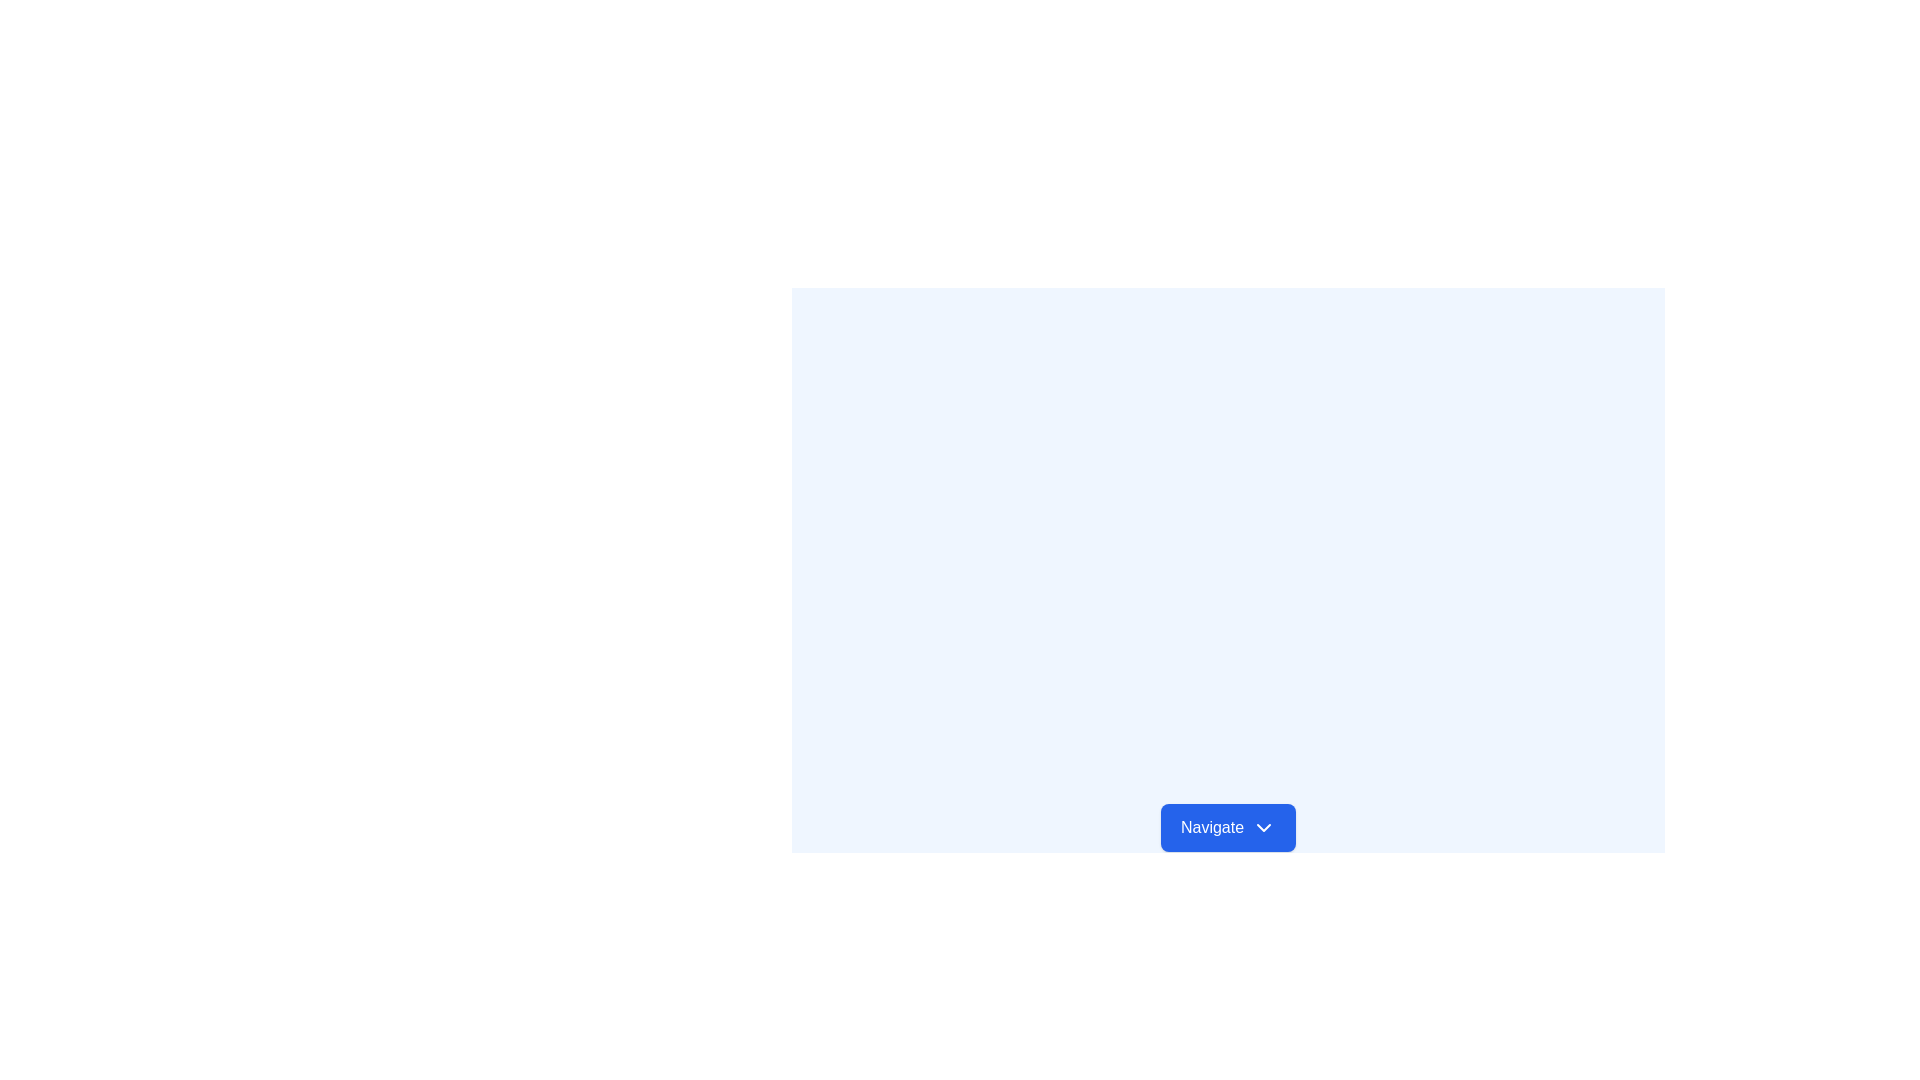 The image size is (1920, 1080). Describe the element at coordinates (1263, 828) in the screenshot. I see `the small downward-pointing chevron icon located to the right side of the text 'Navigate' within a blue rectangular button` at that location.